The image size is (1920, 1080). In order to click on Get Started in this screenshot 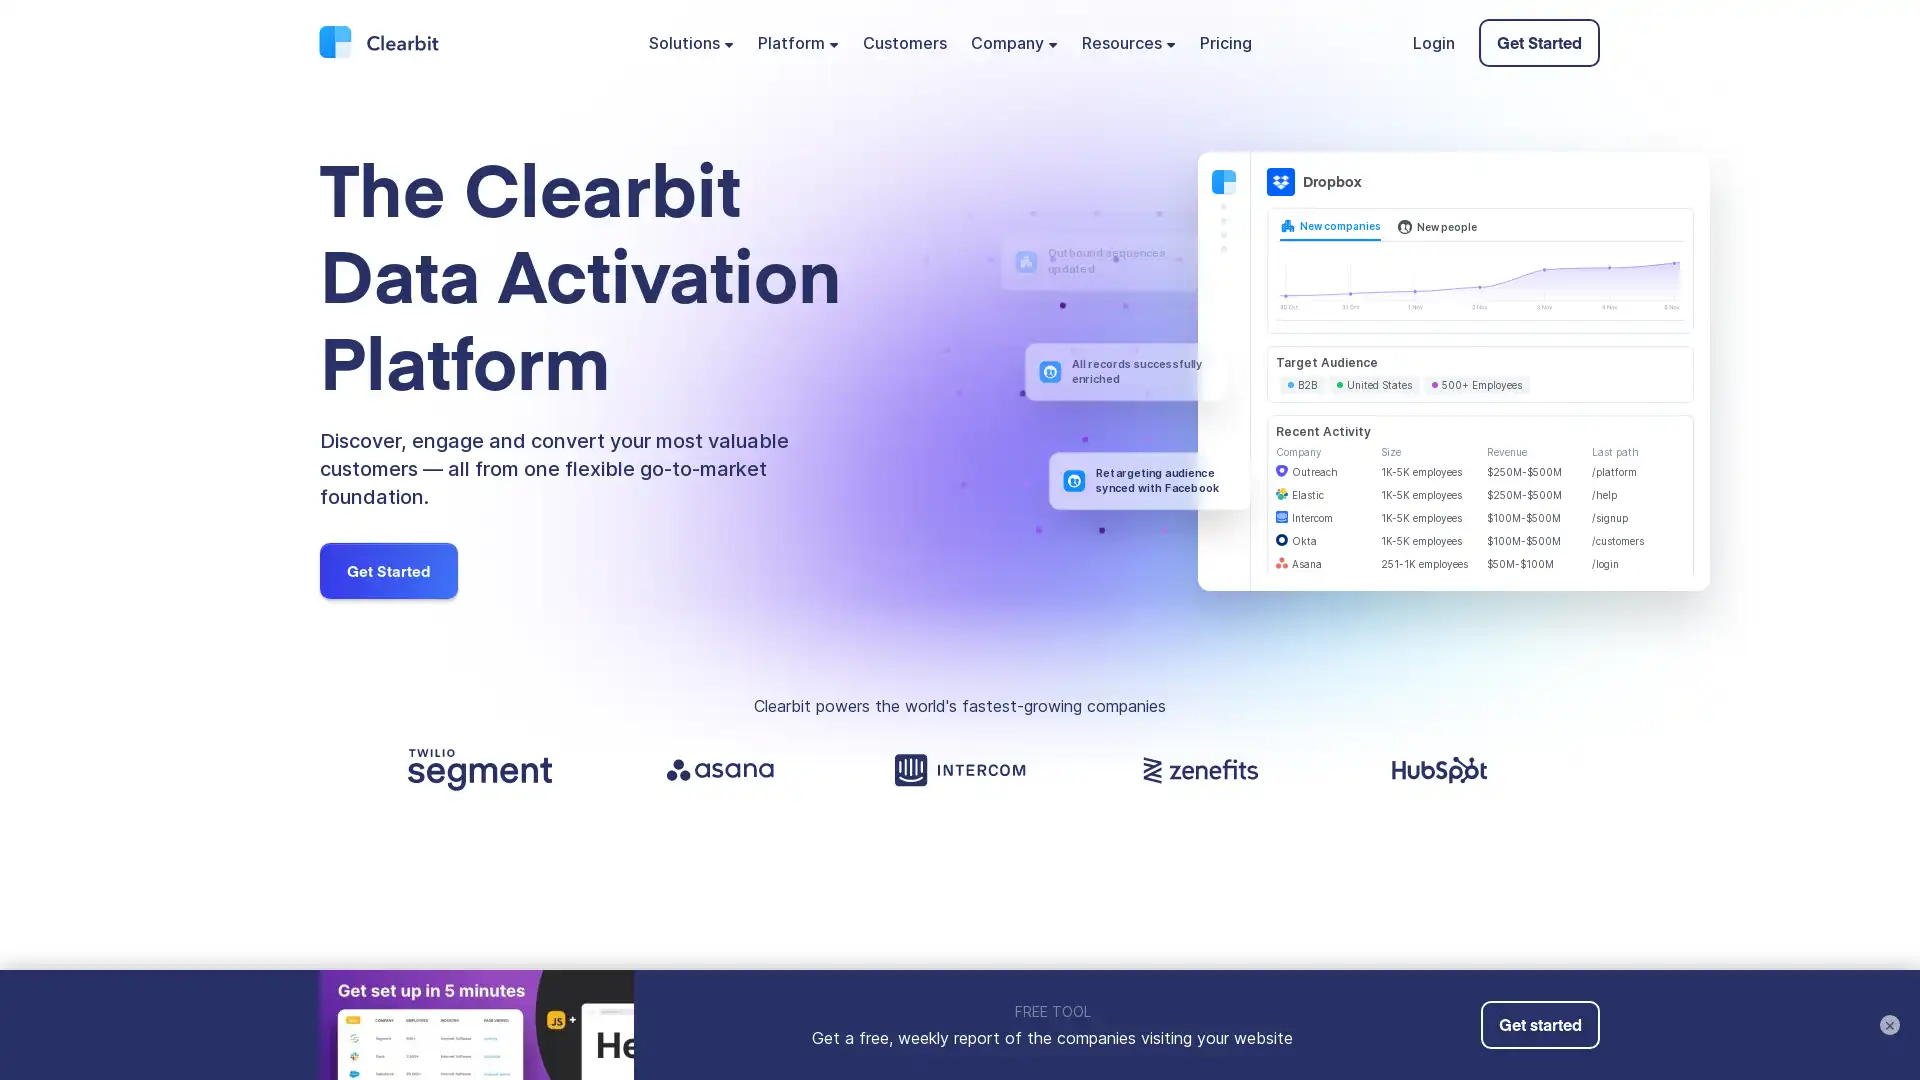, I will do `click(388, 570)`.